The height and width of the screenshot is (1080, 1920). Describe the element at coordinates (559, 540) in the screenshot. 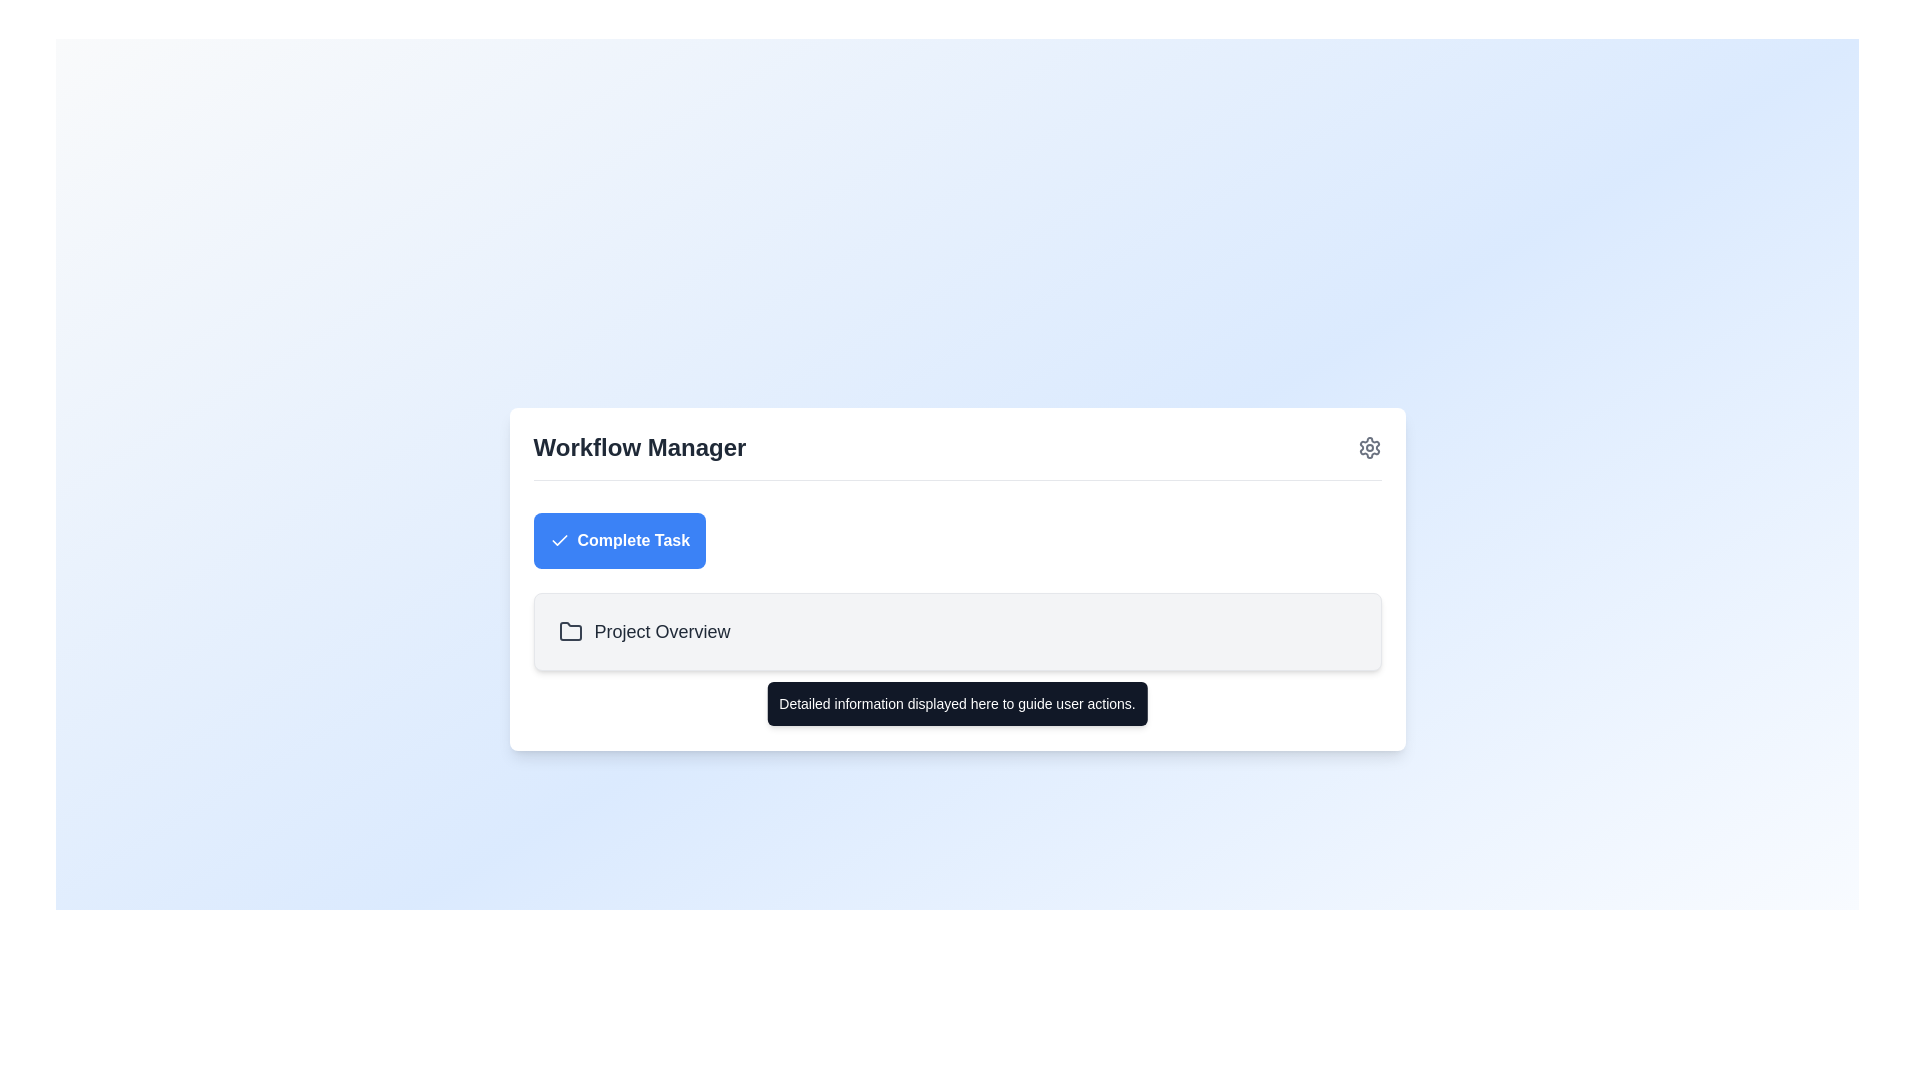

I see `checkmark icon located inside the 'Complete Task' button at the top of the 'Workflow Manager' section` at that location.